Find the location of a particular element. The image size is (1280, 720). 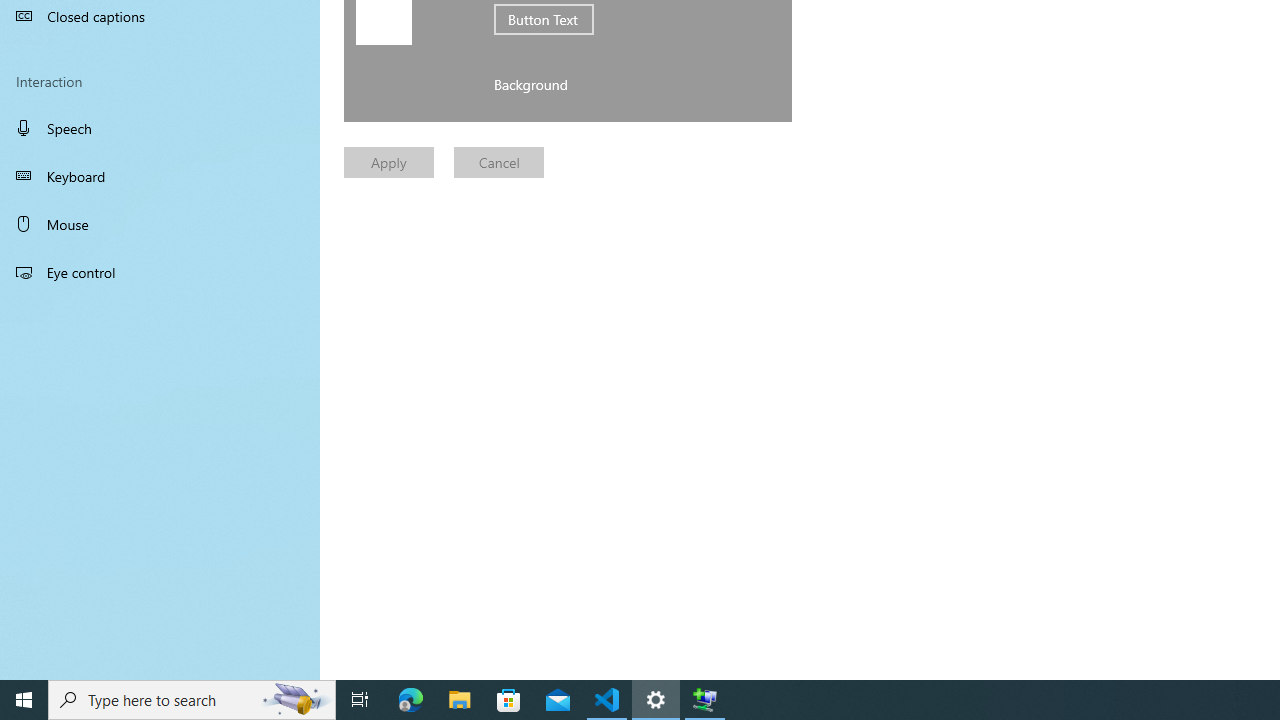

'Extensible Wizards Host Process - 1 running window' is located at coordinates (705, 698).